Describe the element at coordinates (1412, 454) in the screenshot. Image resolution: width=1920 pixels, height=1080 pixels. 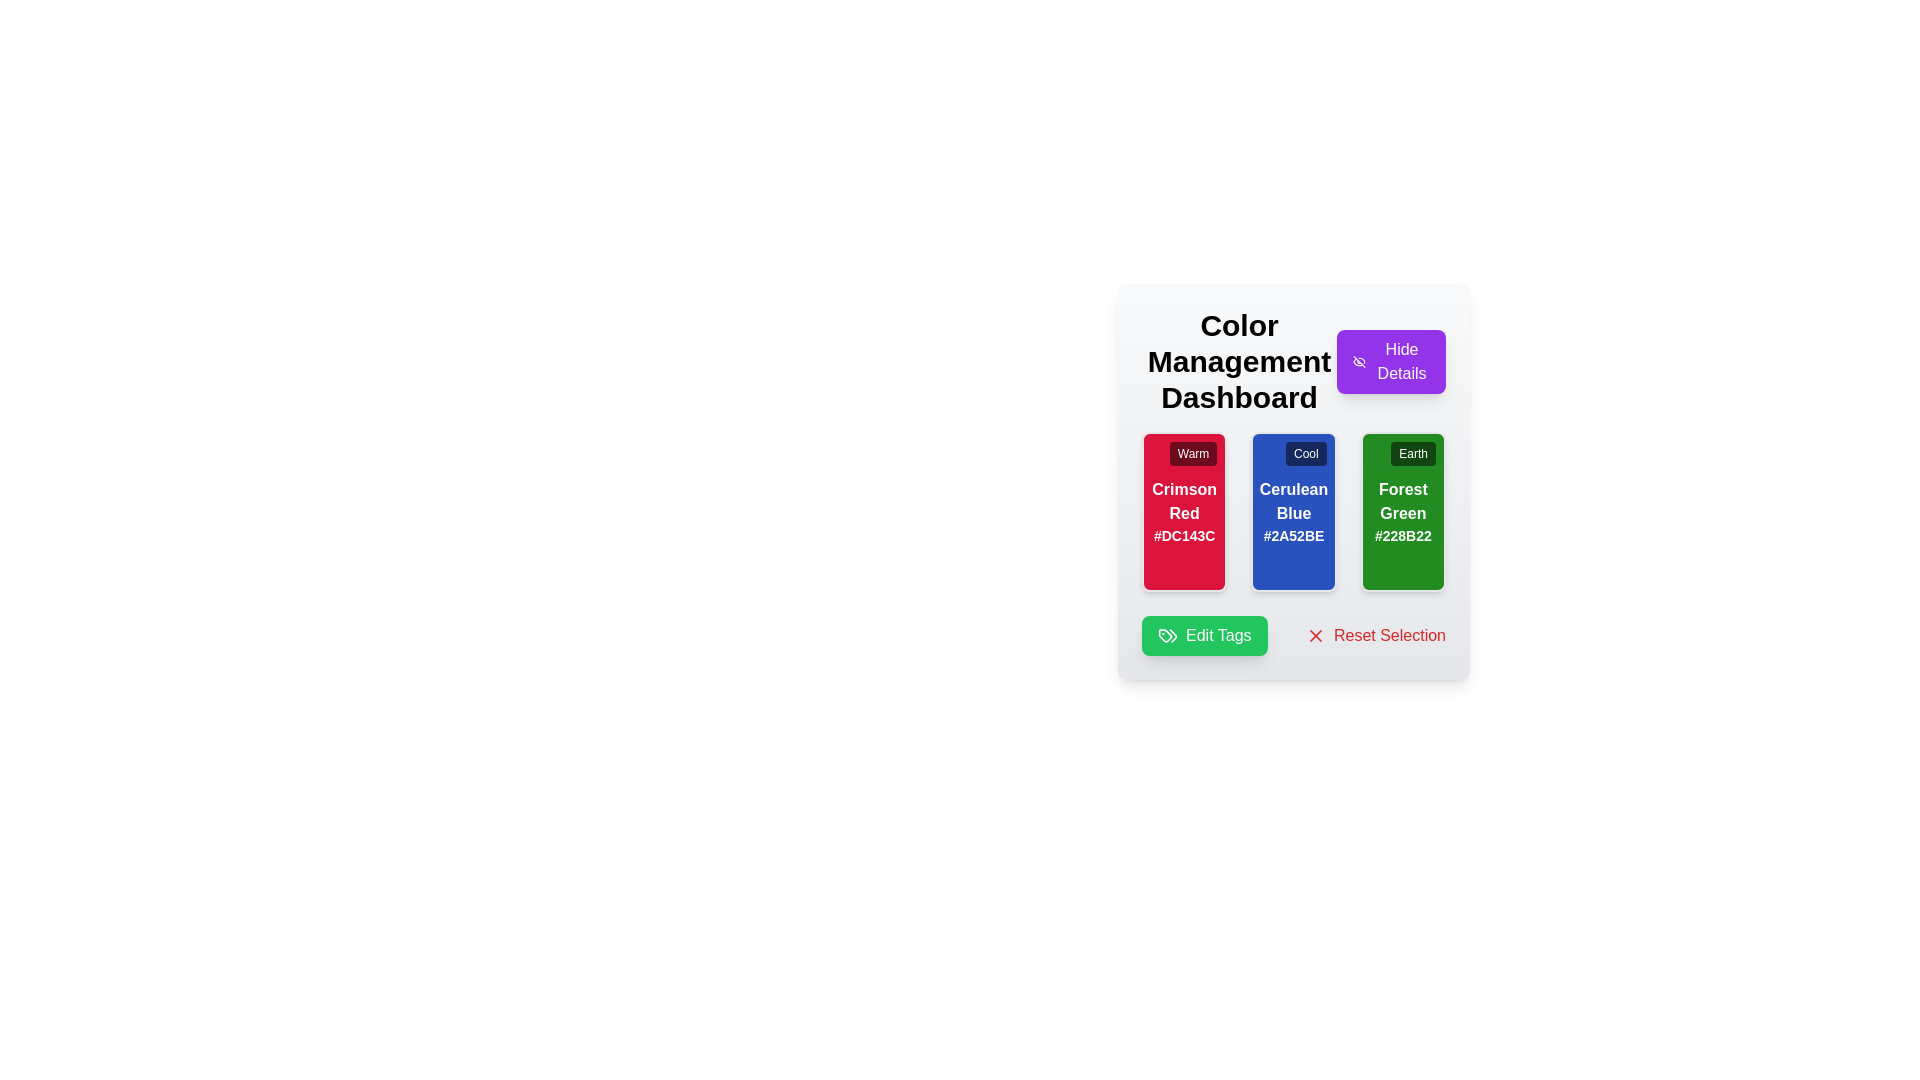
I see `the informational tag located in the top-right corner of the 'Forest Green' card, which serves as a descriptor for the card` at that location.